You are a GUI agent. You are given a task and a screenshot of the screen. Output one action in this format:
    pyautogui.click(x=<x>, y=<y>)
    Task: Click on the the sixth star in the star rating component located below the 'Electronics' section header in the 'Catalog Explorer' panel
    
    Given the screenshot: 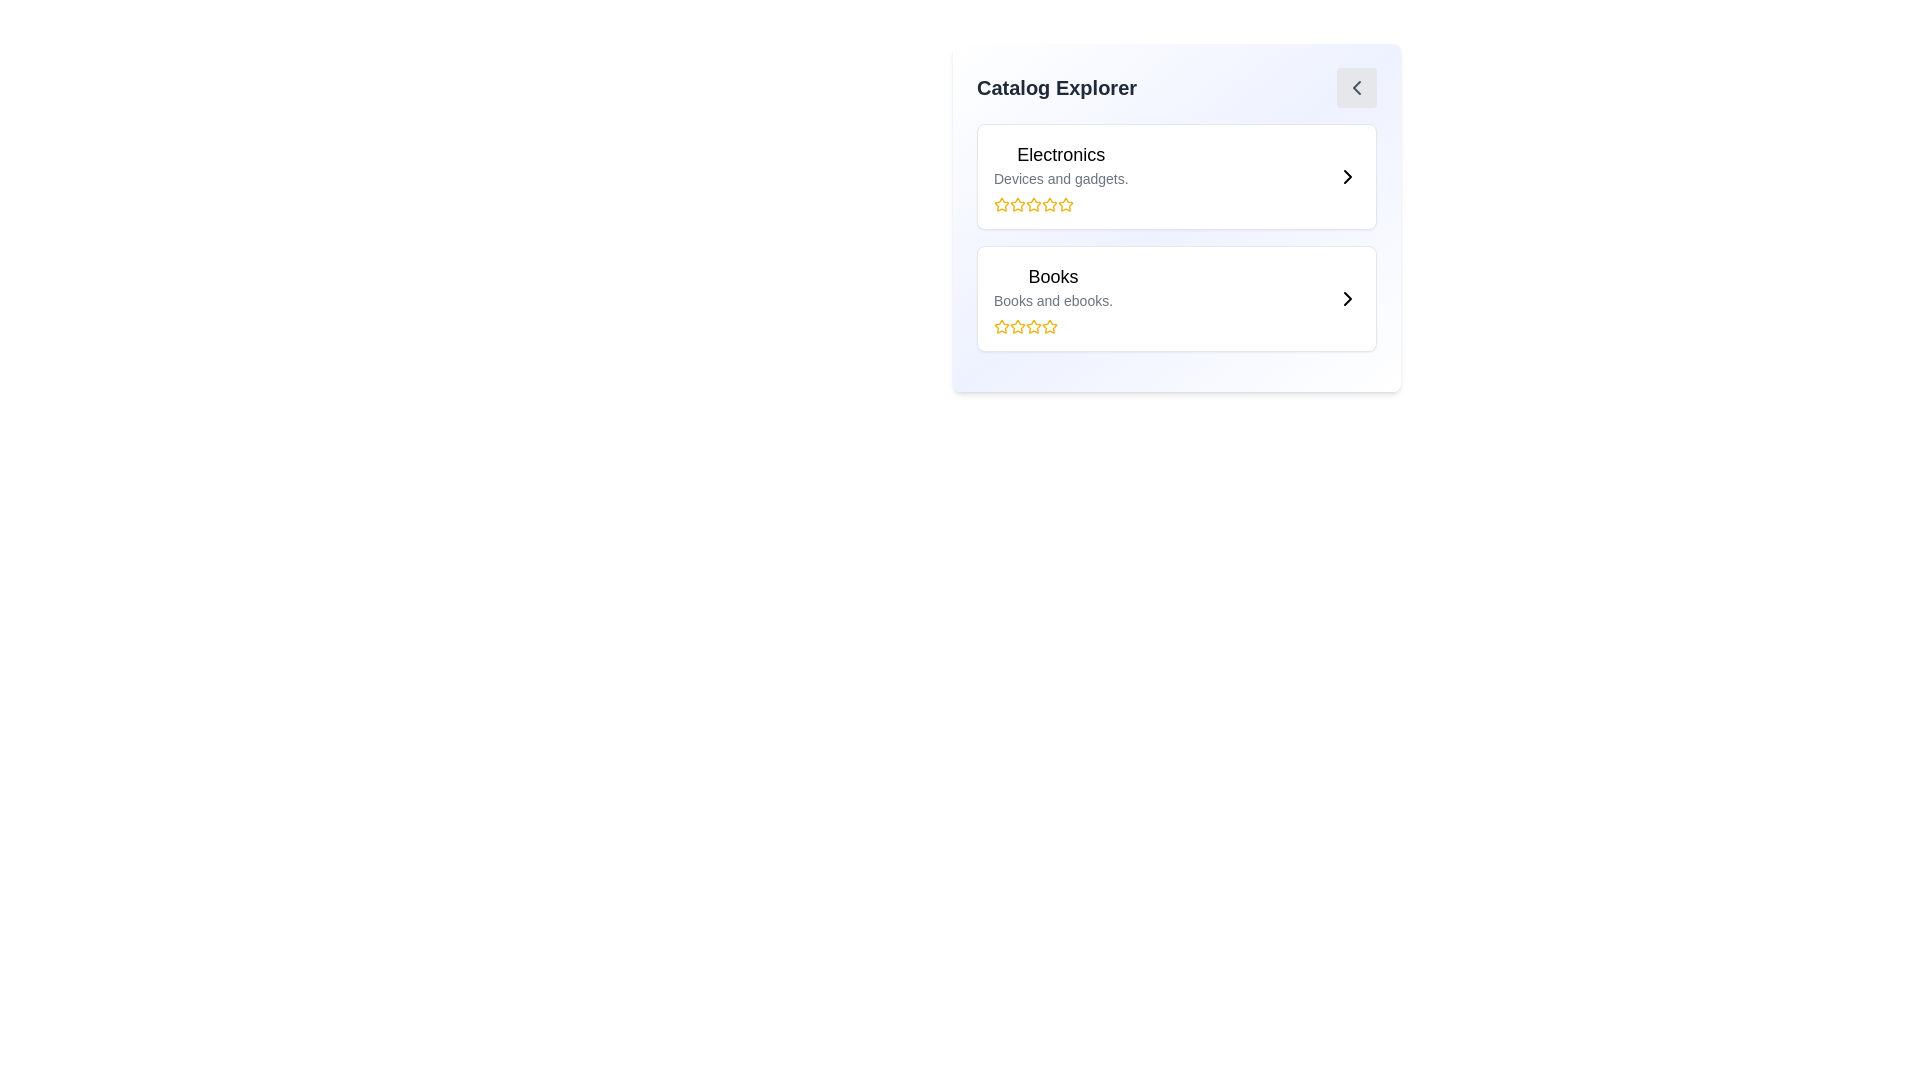 What is the action you would take?
    pyautogui.click(x=1049, y=204)
    